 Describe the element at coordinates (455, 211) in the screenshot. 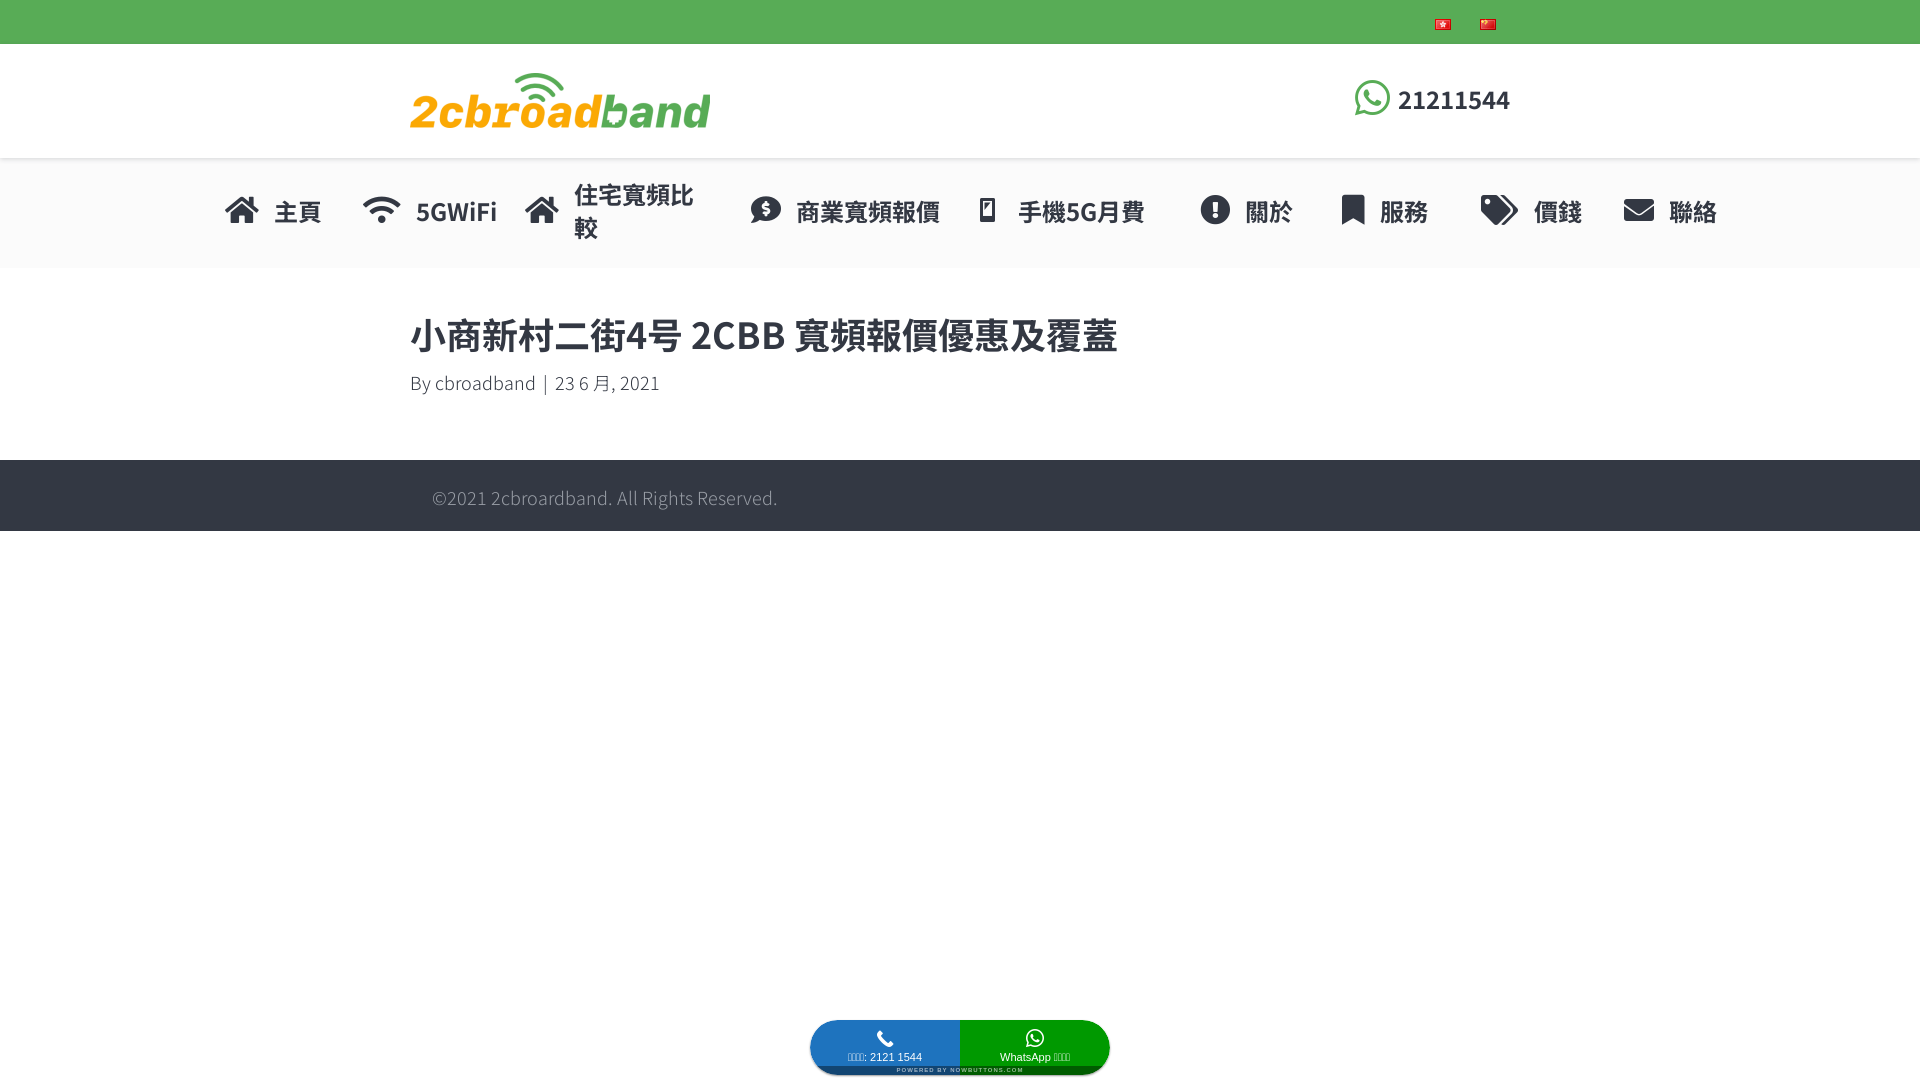

I see `'5GWiFi'` at that location.